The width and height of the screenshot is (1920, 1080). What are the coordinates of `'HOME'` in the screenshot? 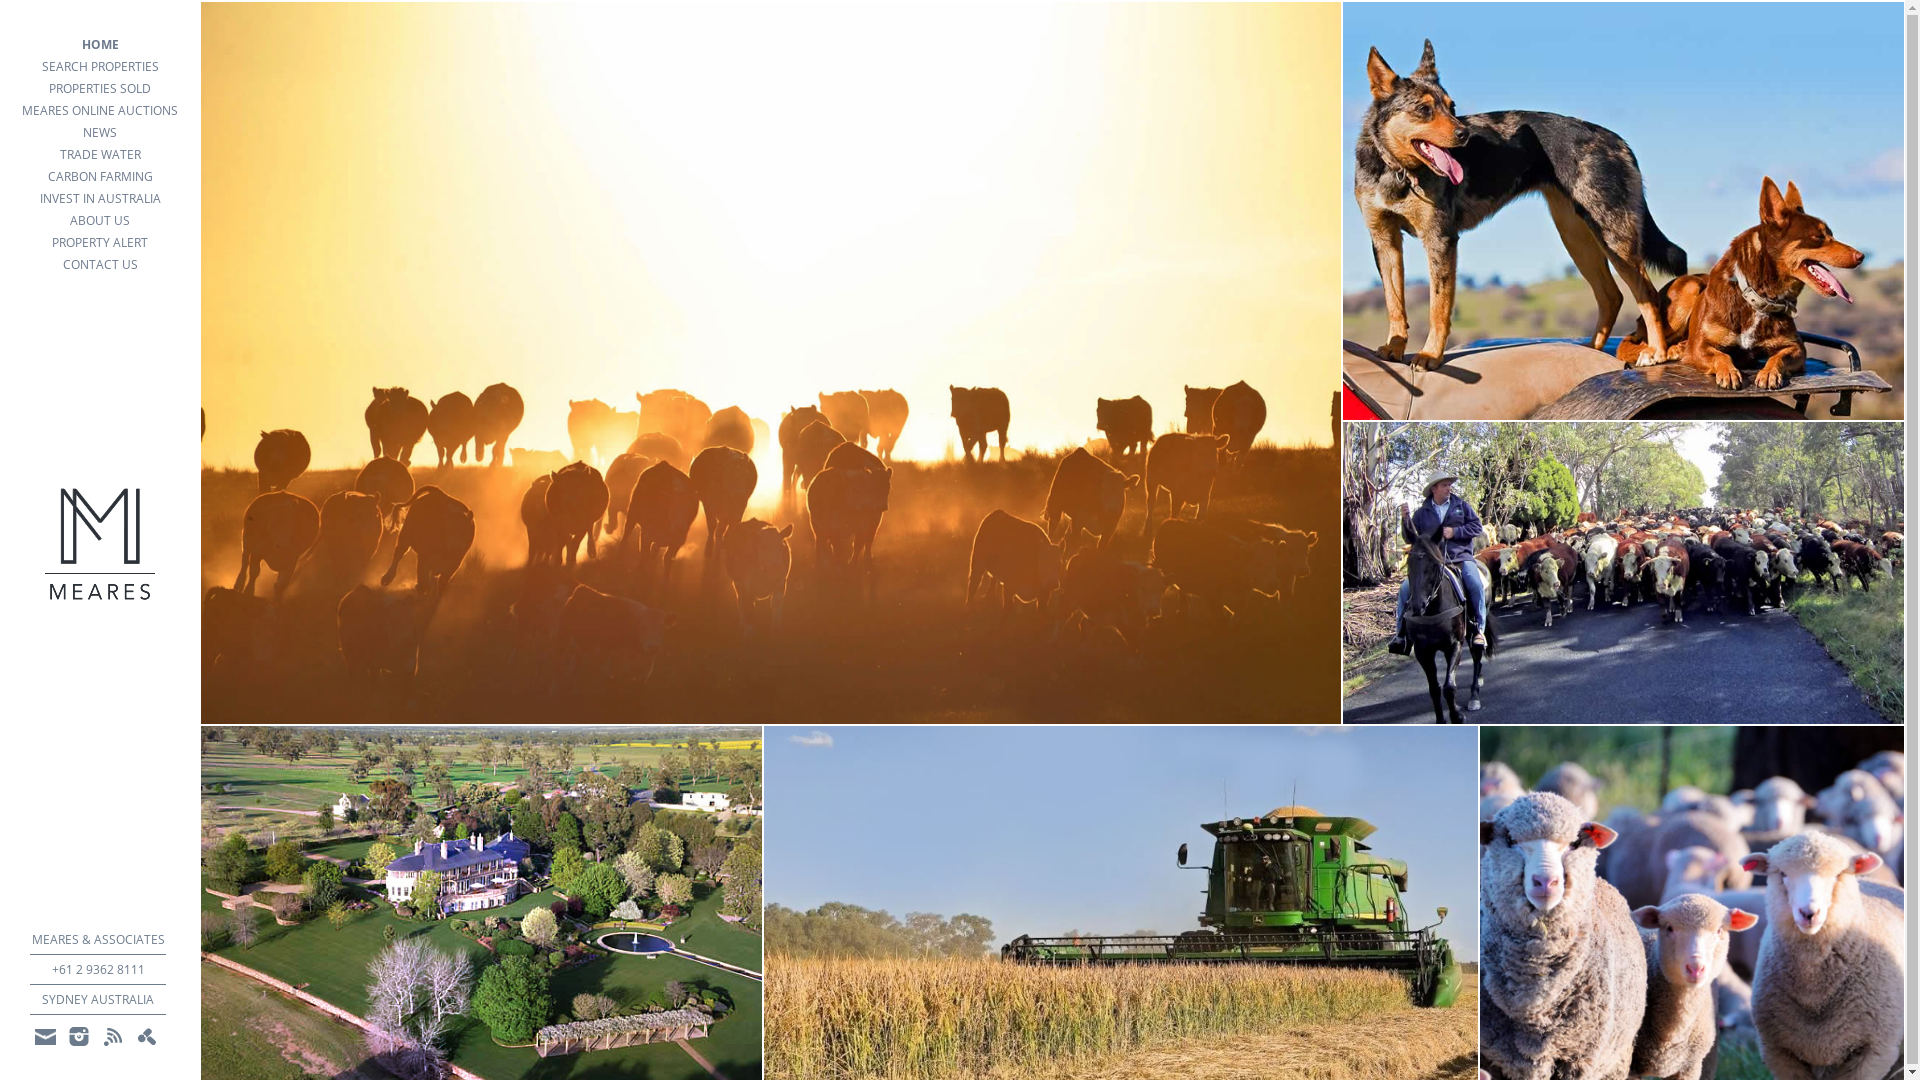 It's located at (99, 45).